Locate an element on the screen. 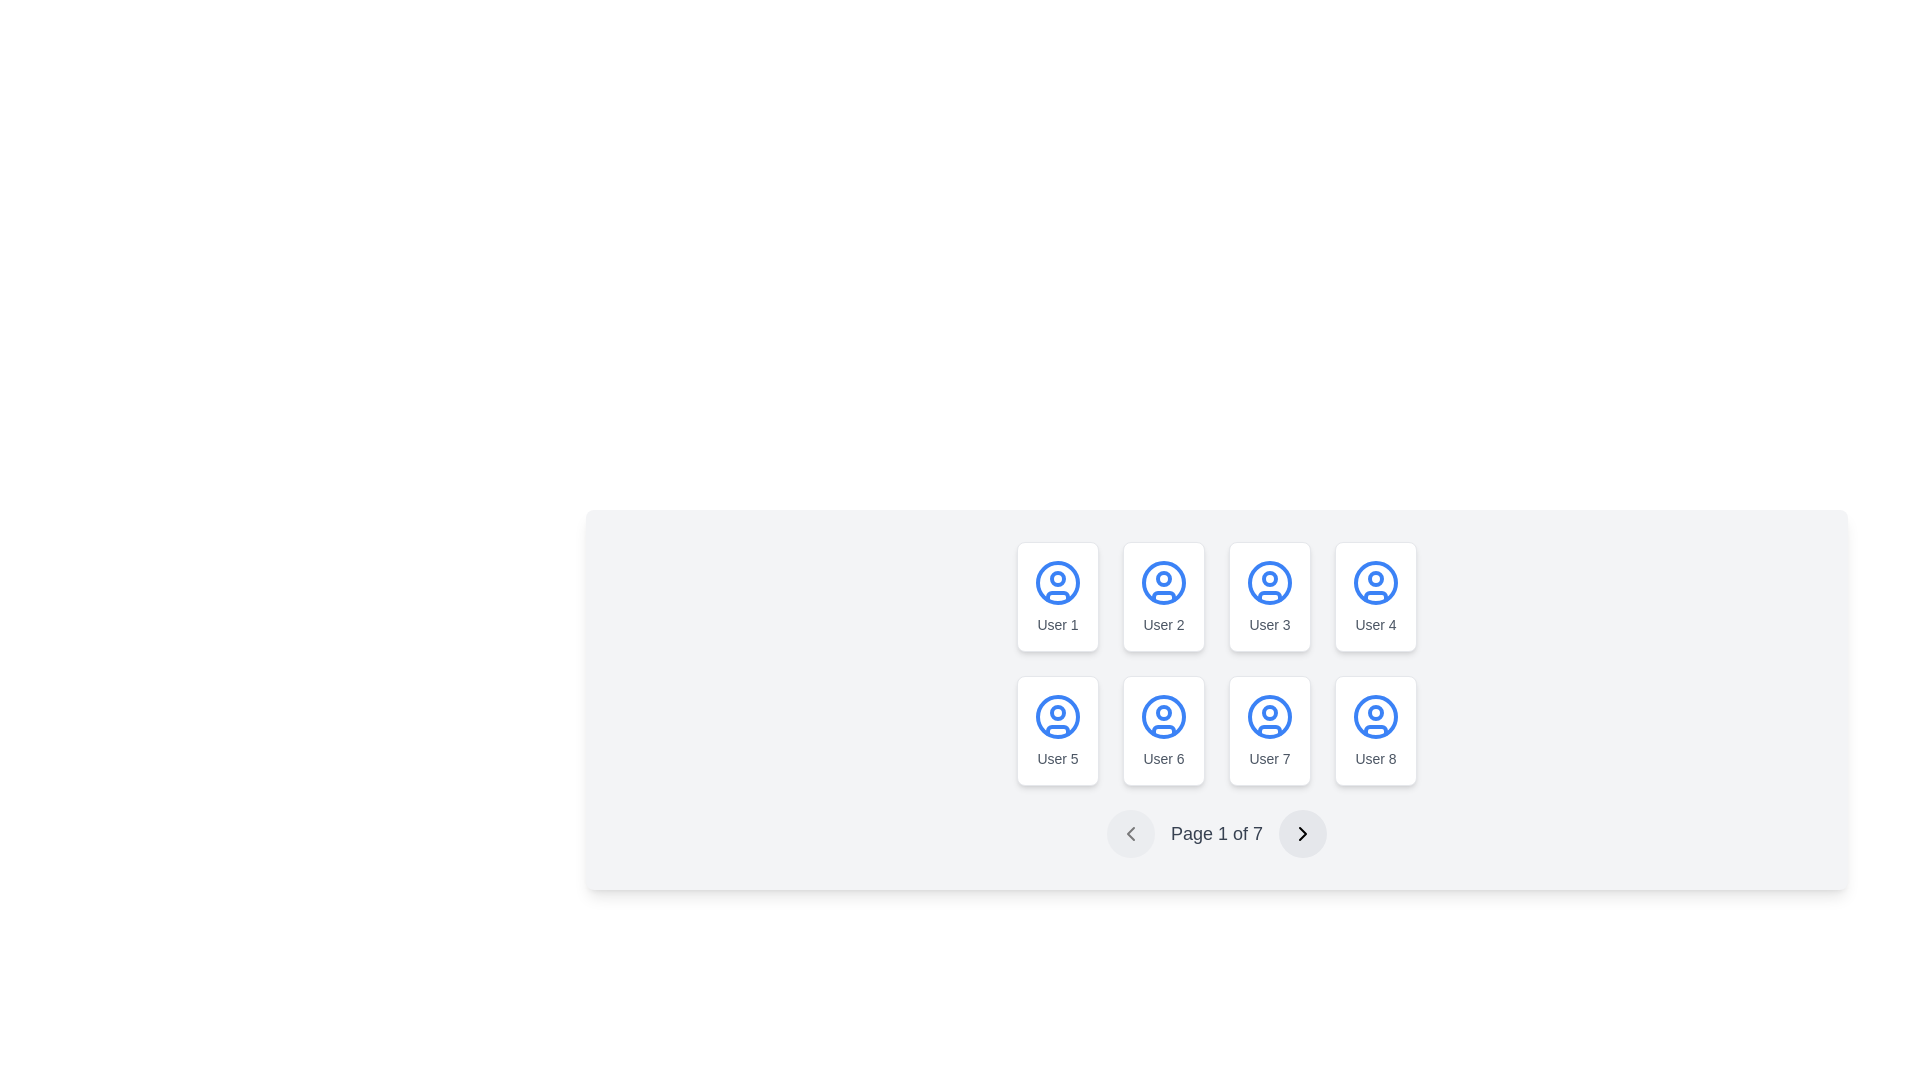 The width and height of the screenshot is (1920, 1080). the circular user icon with a blue outline labeled 'User 1' is located at coordinates (1056, 582).